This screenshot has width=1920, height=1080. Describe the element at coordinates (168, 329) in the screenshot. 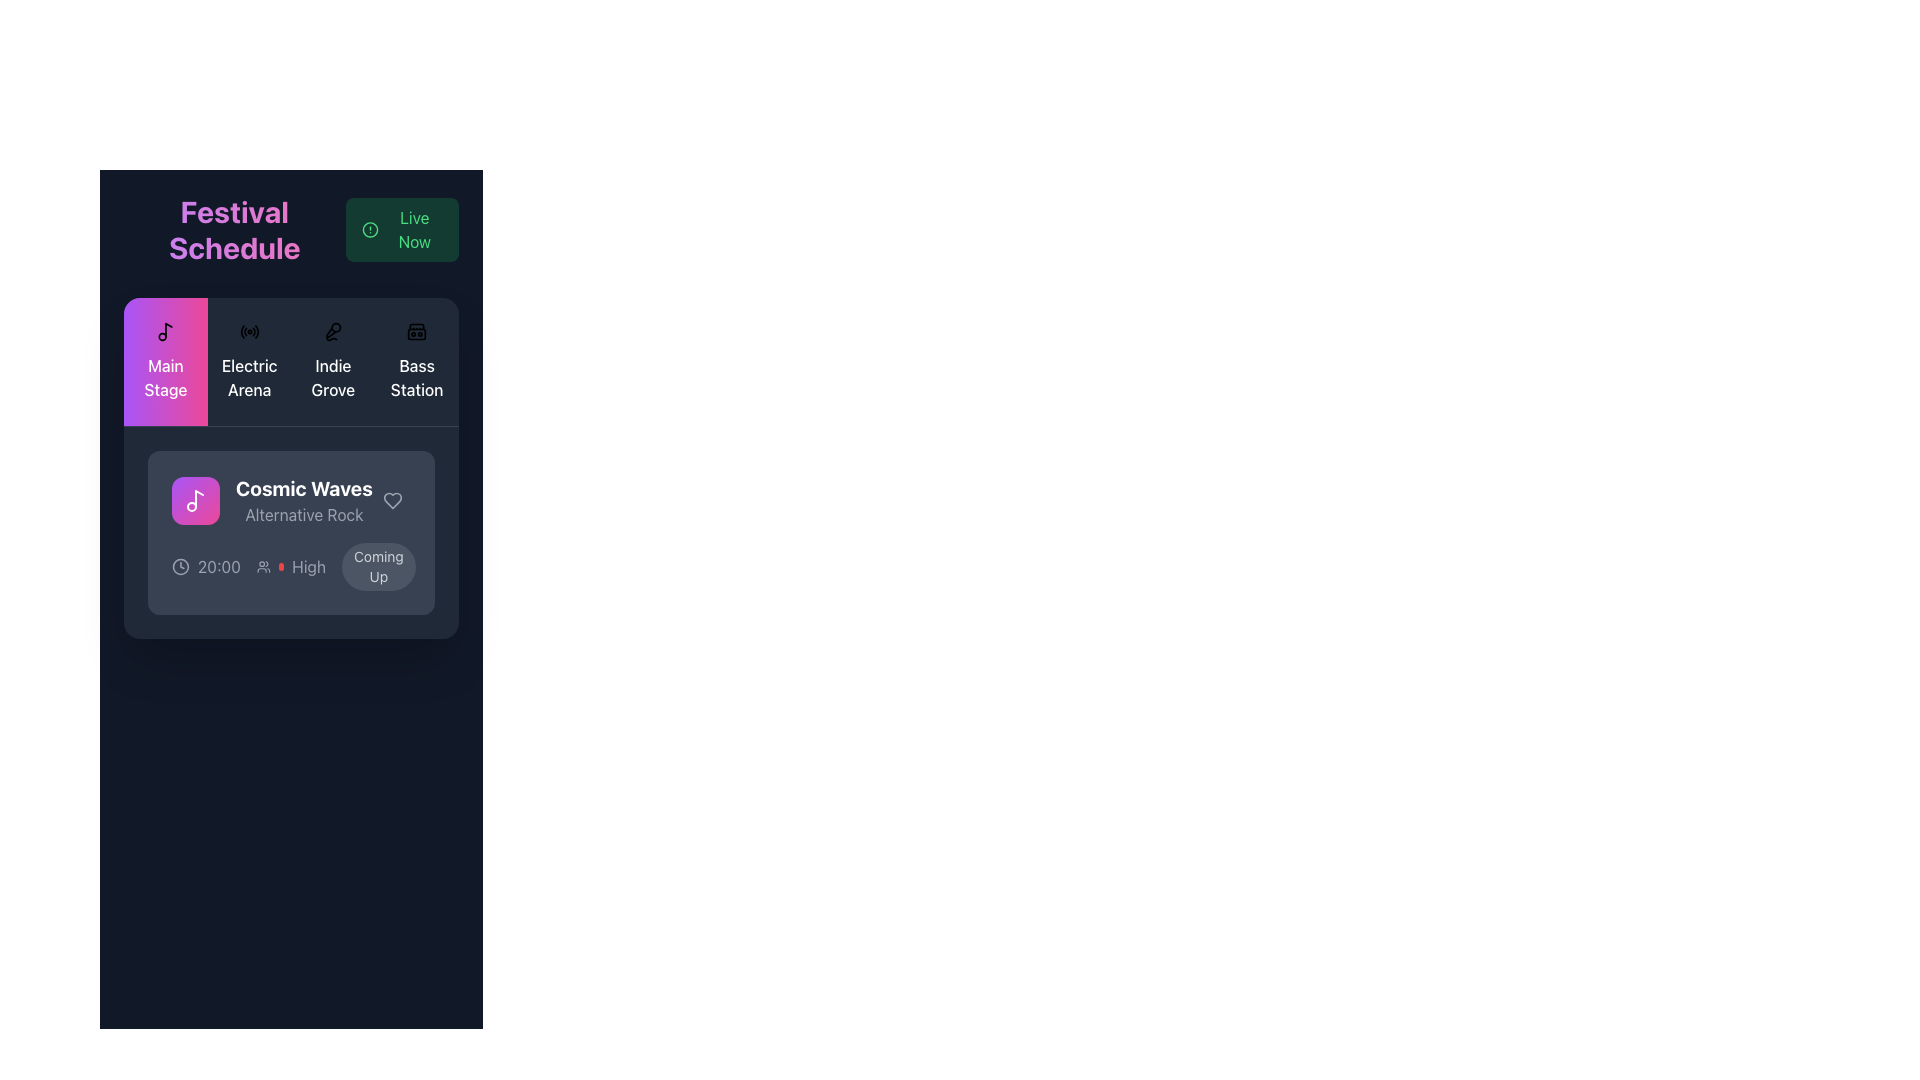

I see `the music note icon located on the leftmost side of the navigation bar that highlights the 'Main Stage' option in bright pink against a dark background` at that location.